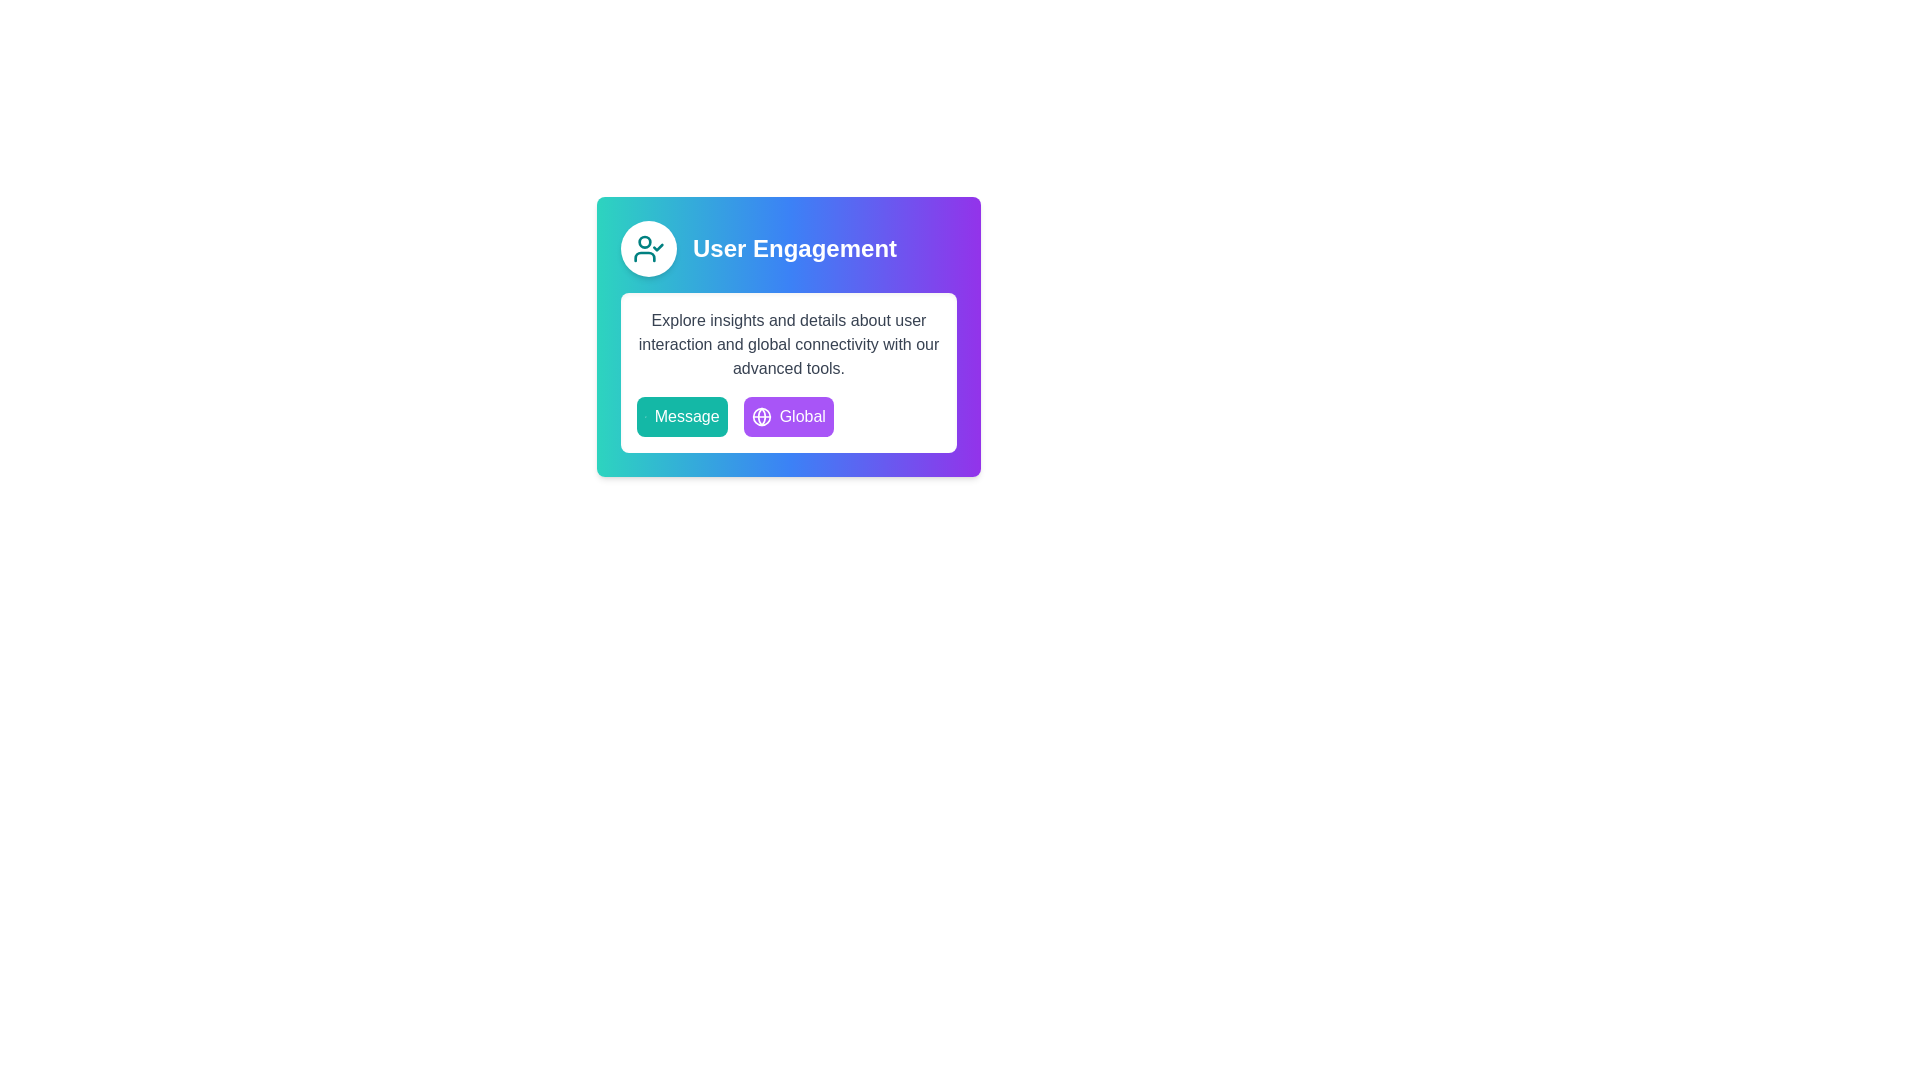 The image size is (1920, 1080). What do you see at coordinates (787, 373) in the screenshot?
I see `displayed information in the Informational Section with Buttons located below the heading 'User Engagement'` at bounding box center [787, 373].